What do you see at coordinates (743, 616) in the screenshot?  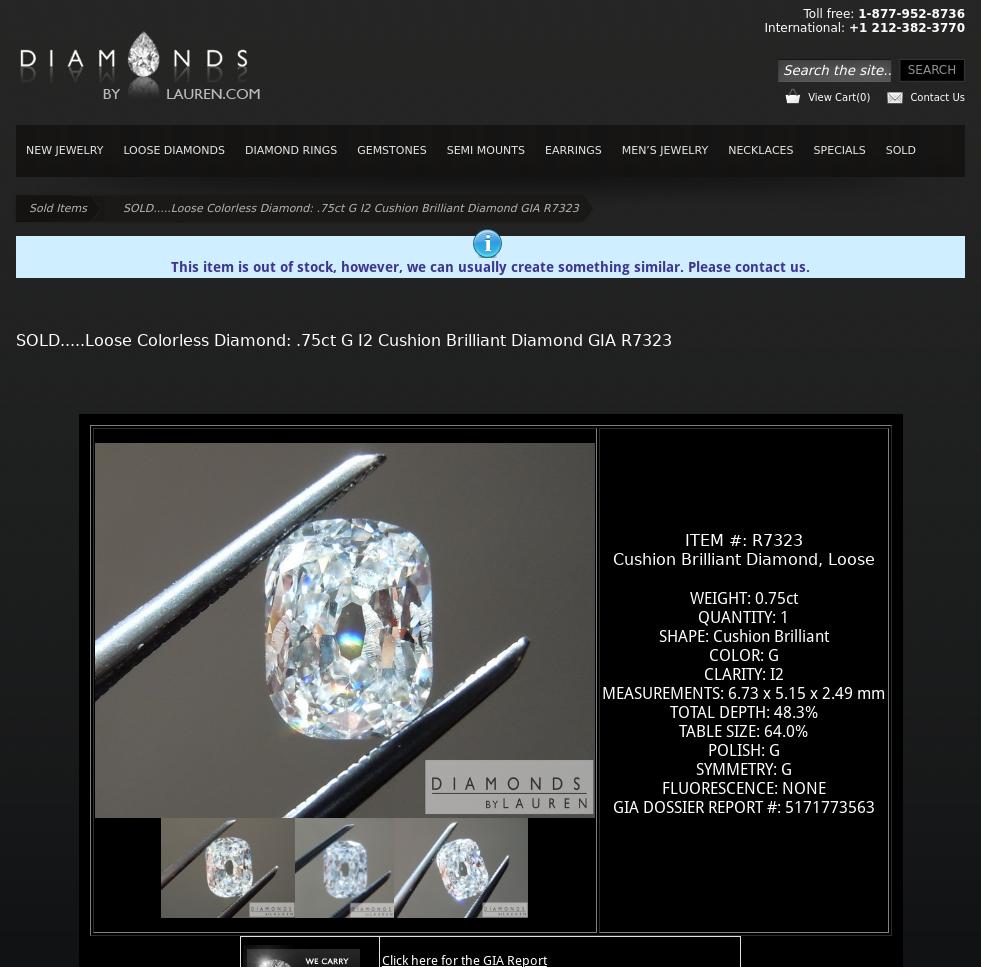 I see `'QUANTITY: 1'` at bounding box center [743, 616].